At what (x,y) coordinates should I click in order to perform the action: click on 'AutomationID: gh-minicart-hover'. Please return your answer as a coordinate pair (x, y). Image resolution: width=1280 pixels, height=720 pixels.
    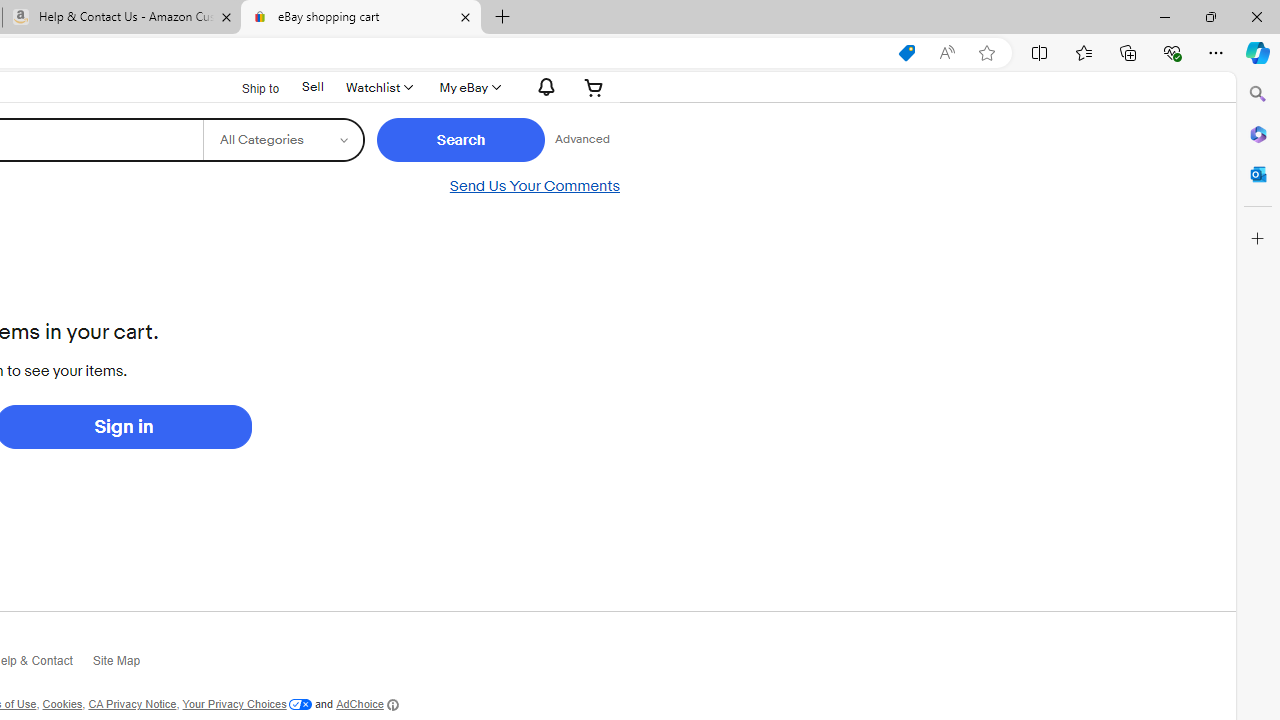
    Looking at the image, I should click on (593, 86).